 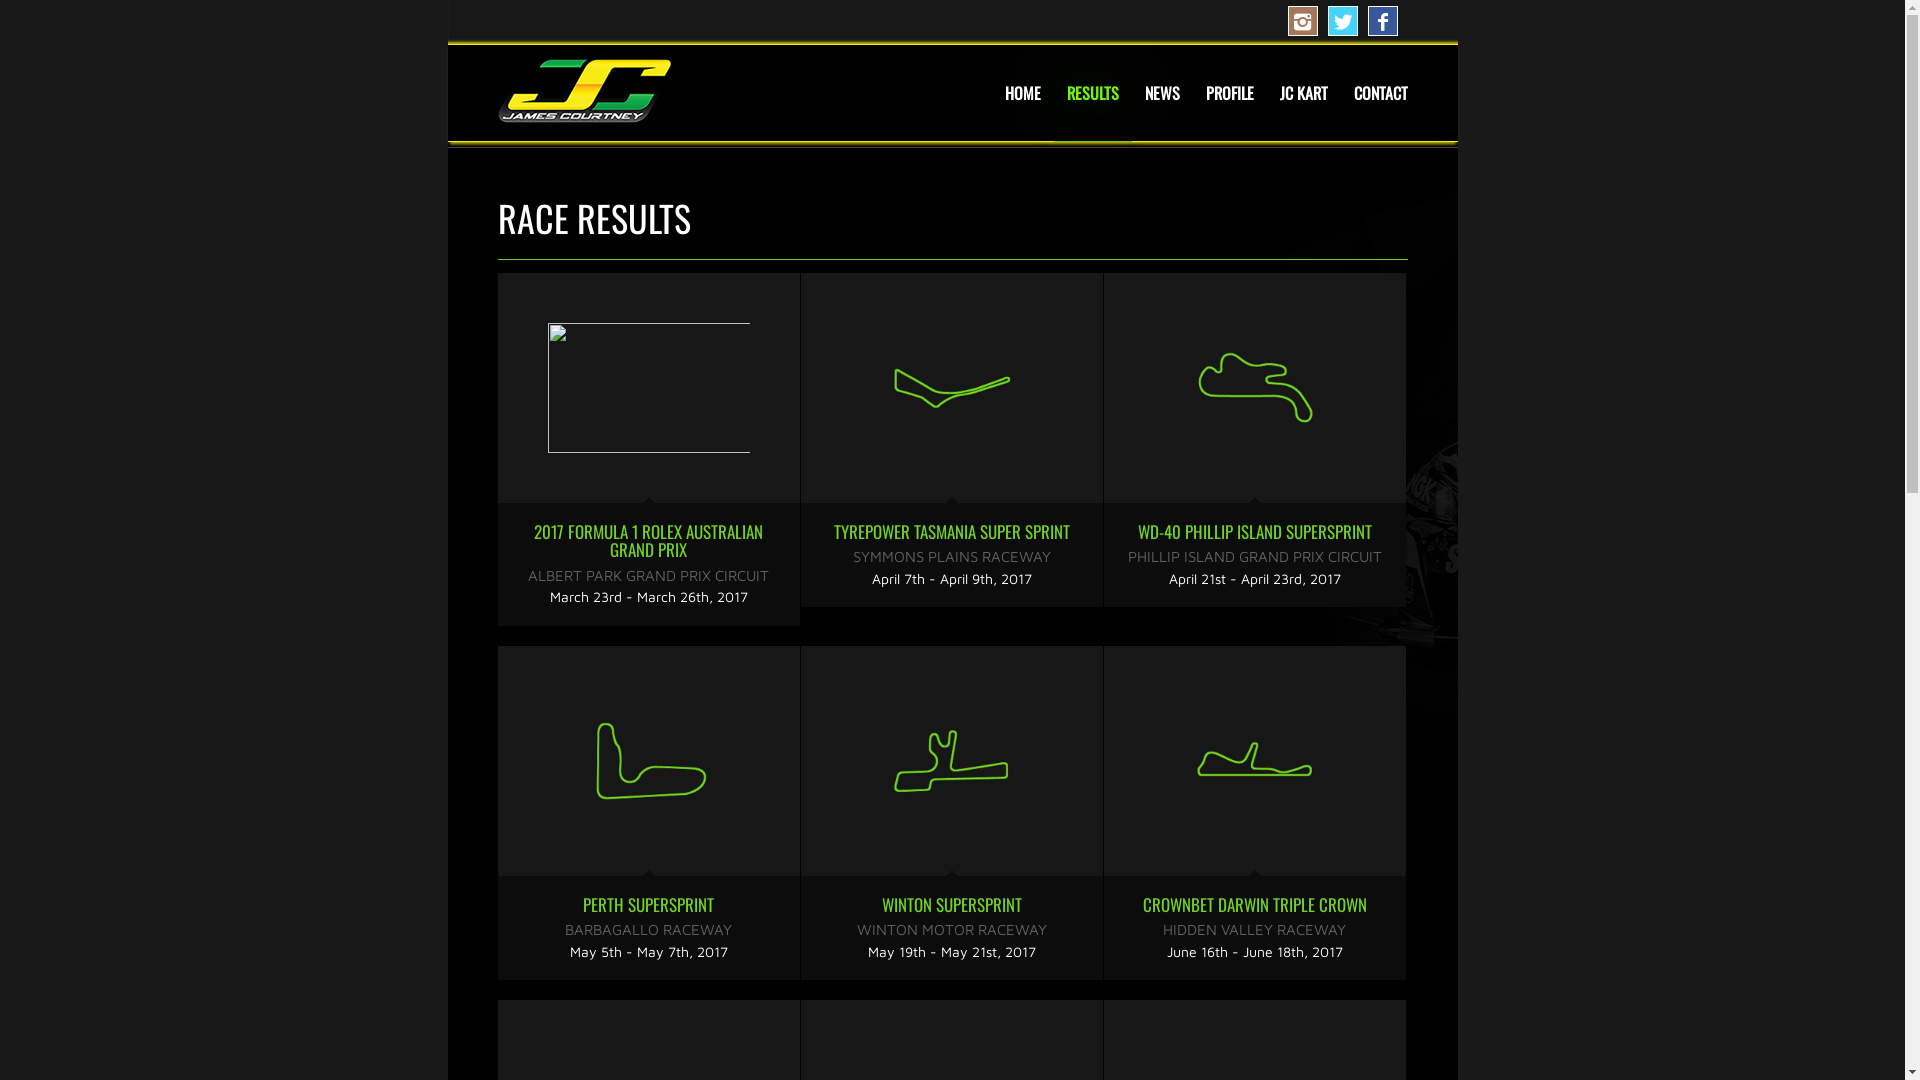 What do you see at coordinates (1328, 20) in the screenshot?
I see `'Twitter'` at bounding box center [1328, 20].